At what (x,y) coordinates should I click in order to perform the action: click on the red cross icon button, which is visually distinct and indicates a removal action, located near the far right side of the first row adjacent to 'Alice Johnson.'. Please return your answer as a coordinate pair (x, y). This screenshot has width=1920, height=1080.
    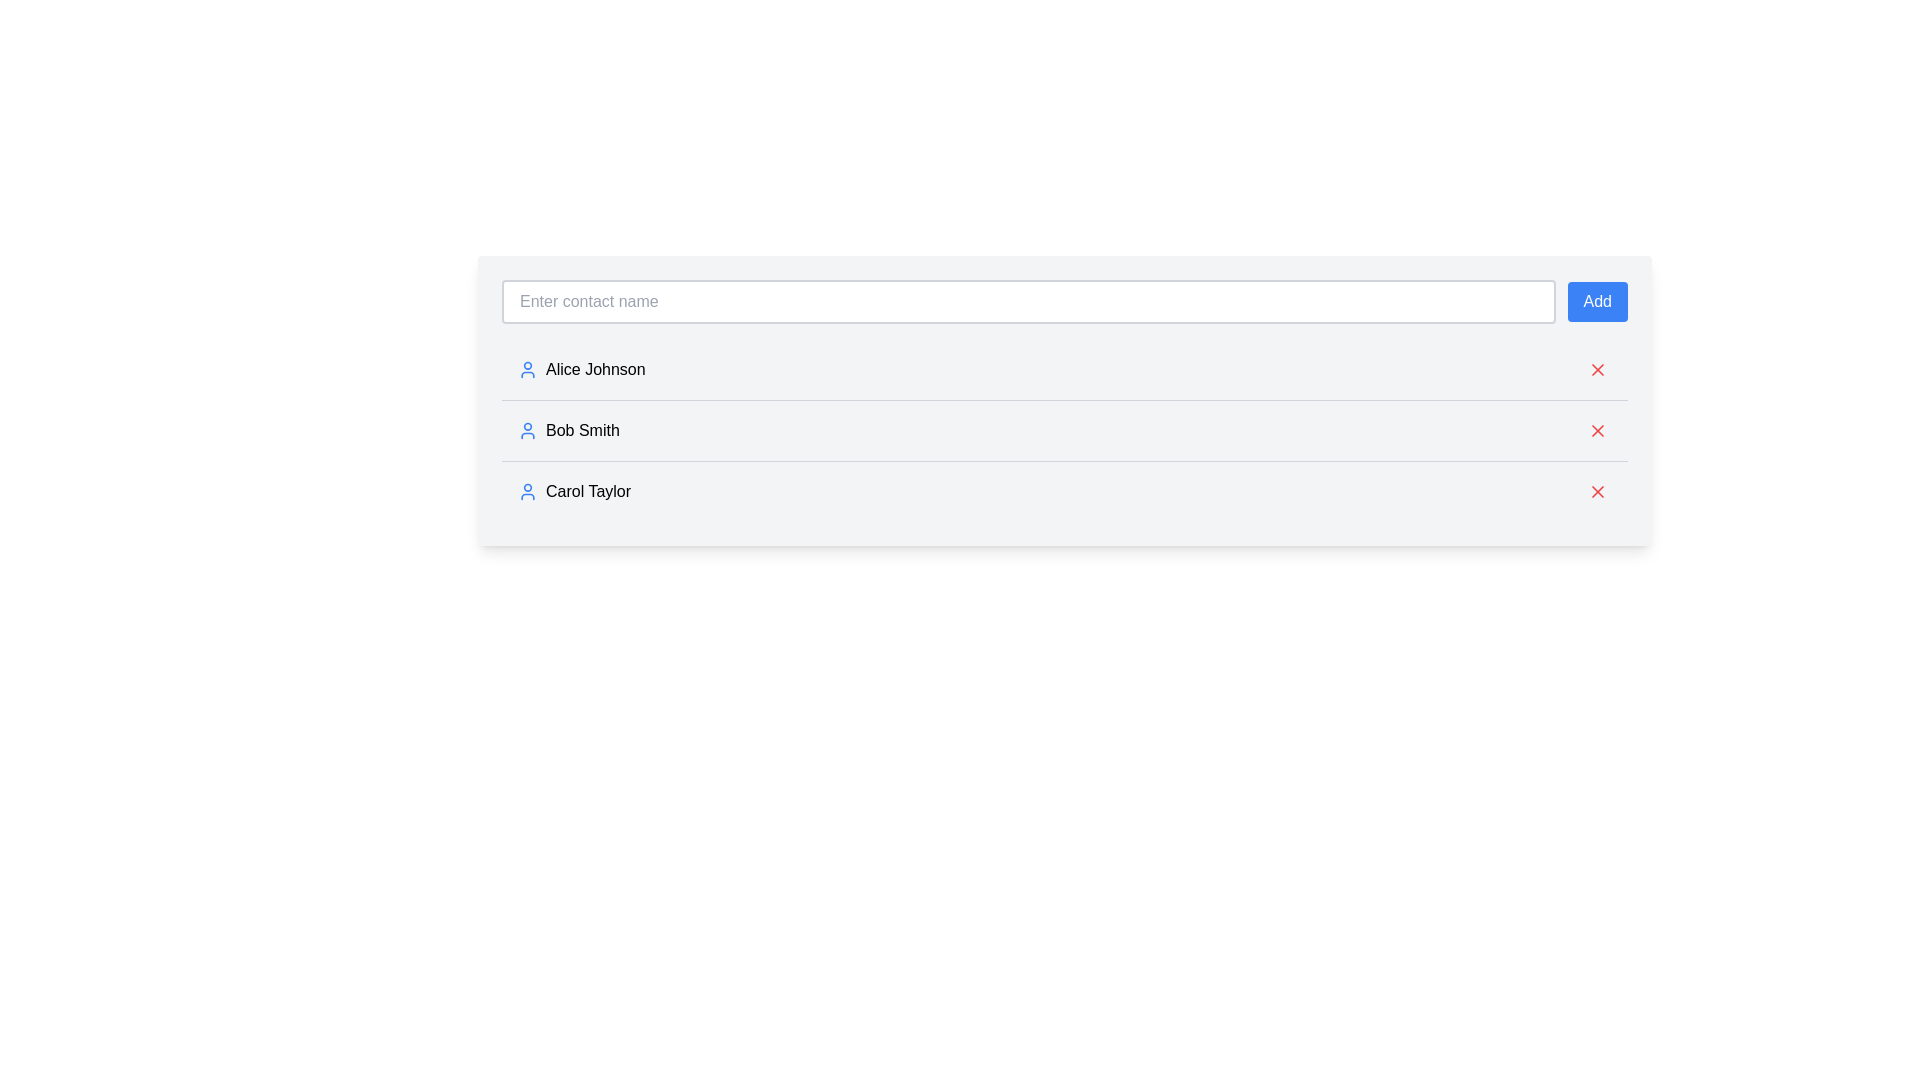
    Looking at the image, I should click on (1597, 370).